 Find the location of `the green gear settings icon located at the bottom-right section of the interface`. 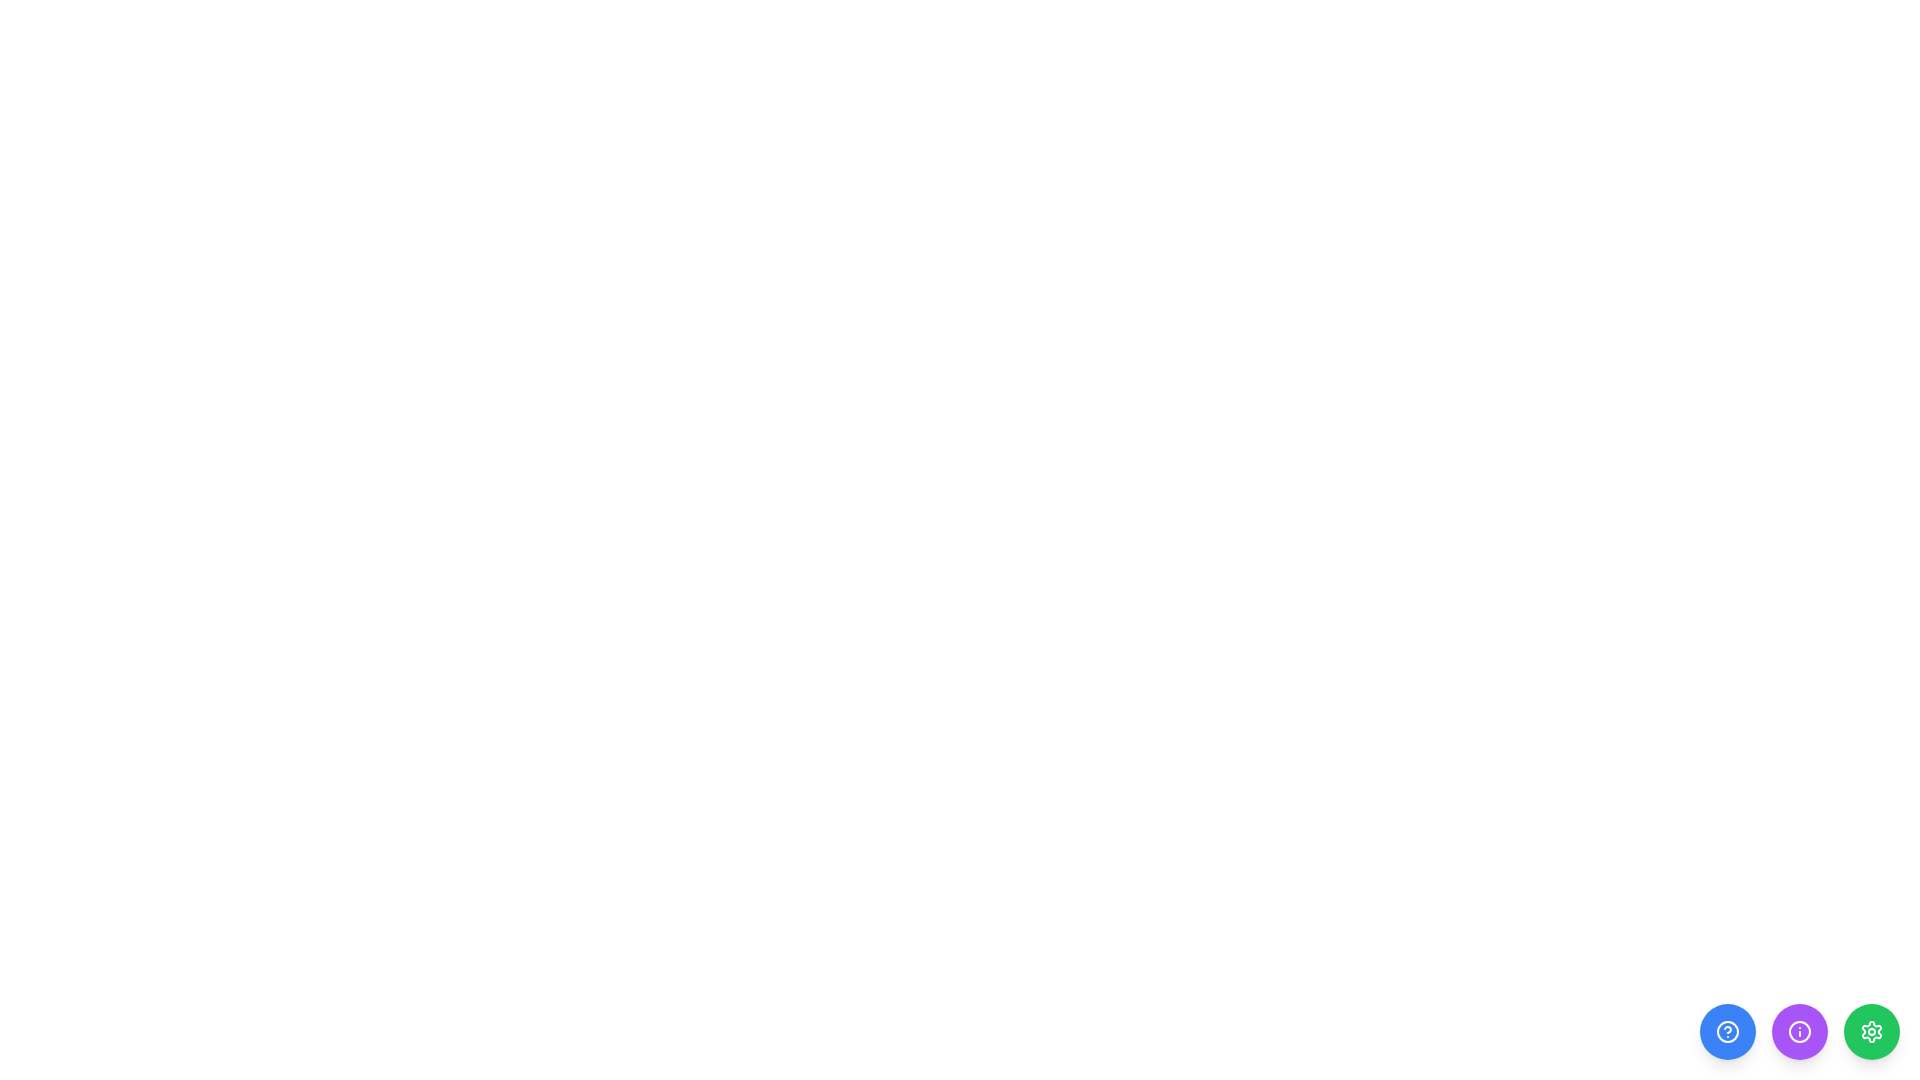

the green gear settings icon located at the bottom-right section of the interface is located at coordinates (1871, 1032).